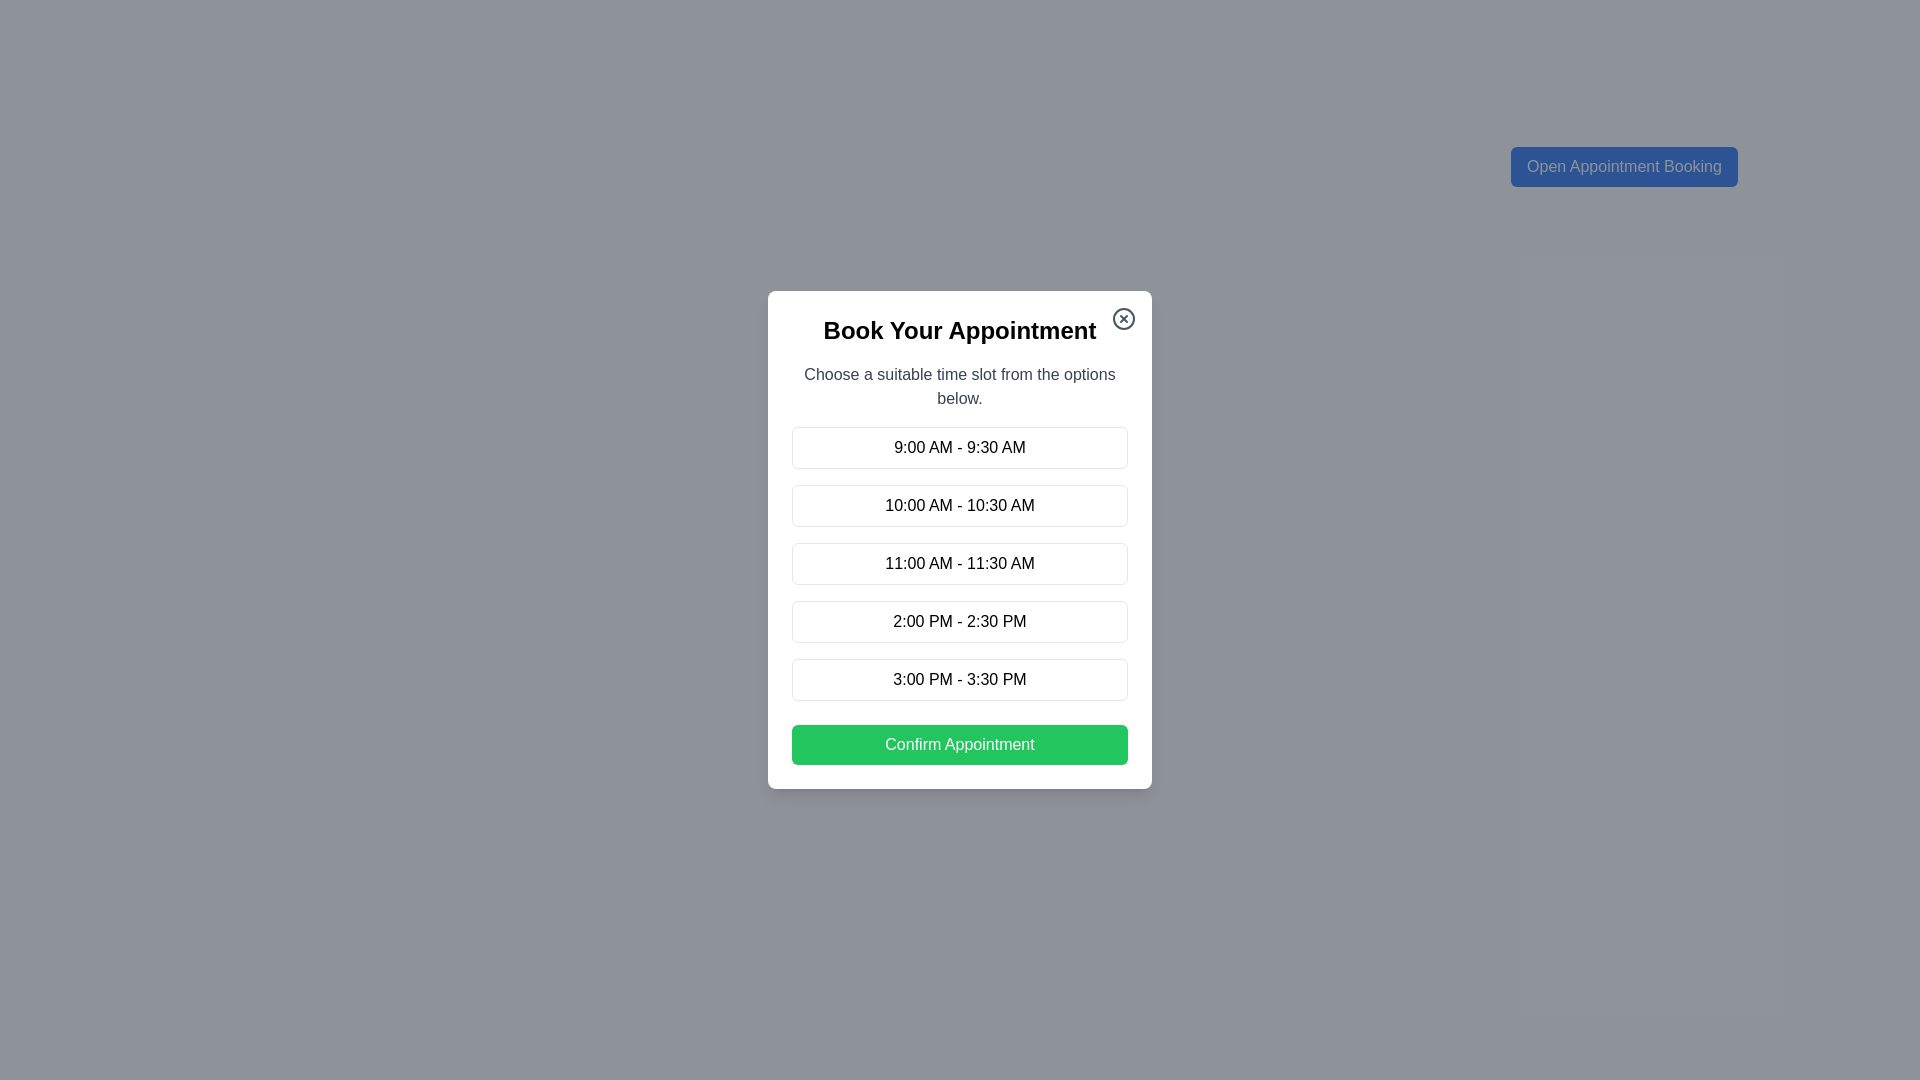 This screenshot has height=1080, width=1920. I want to click on the button displaying '2:00 PM - 2:30 PM', so click(960, 620).